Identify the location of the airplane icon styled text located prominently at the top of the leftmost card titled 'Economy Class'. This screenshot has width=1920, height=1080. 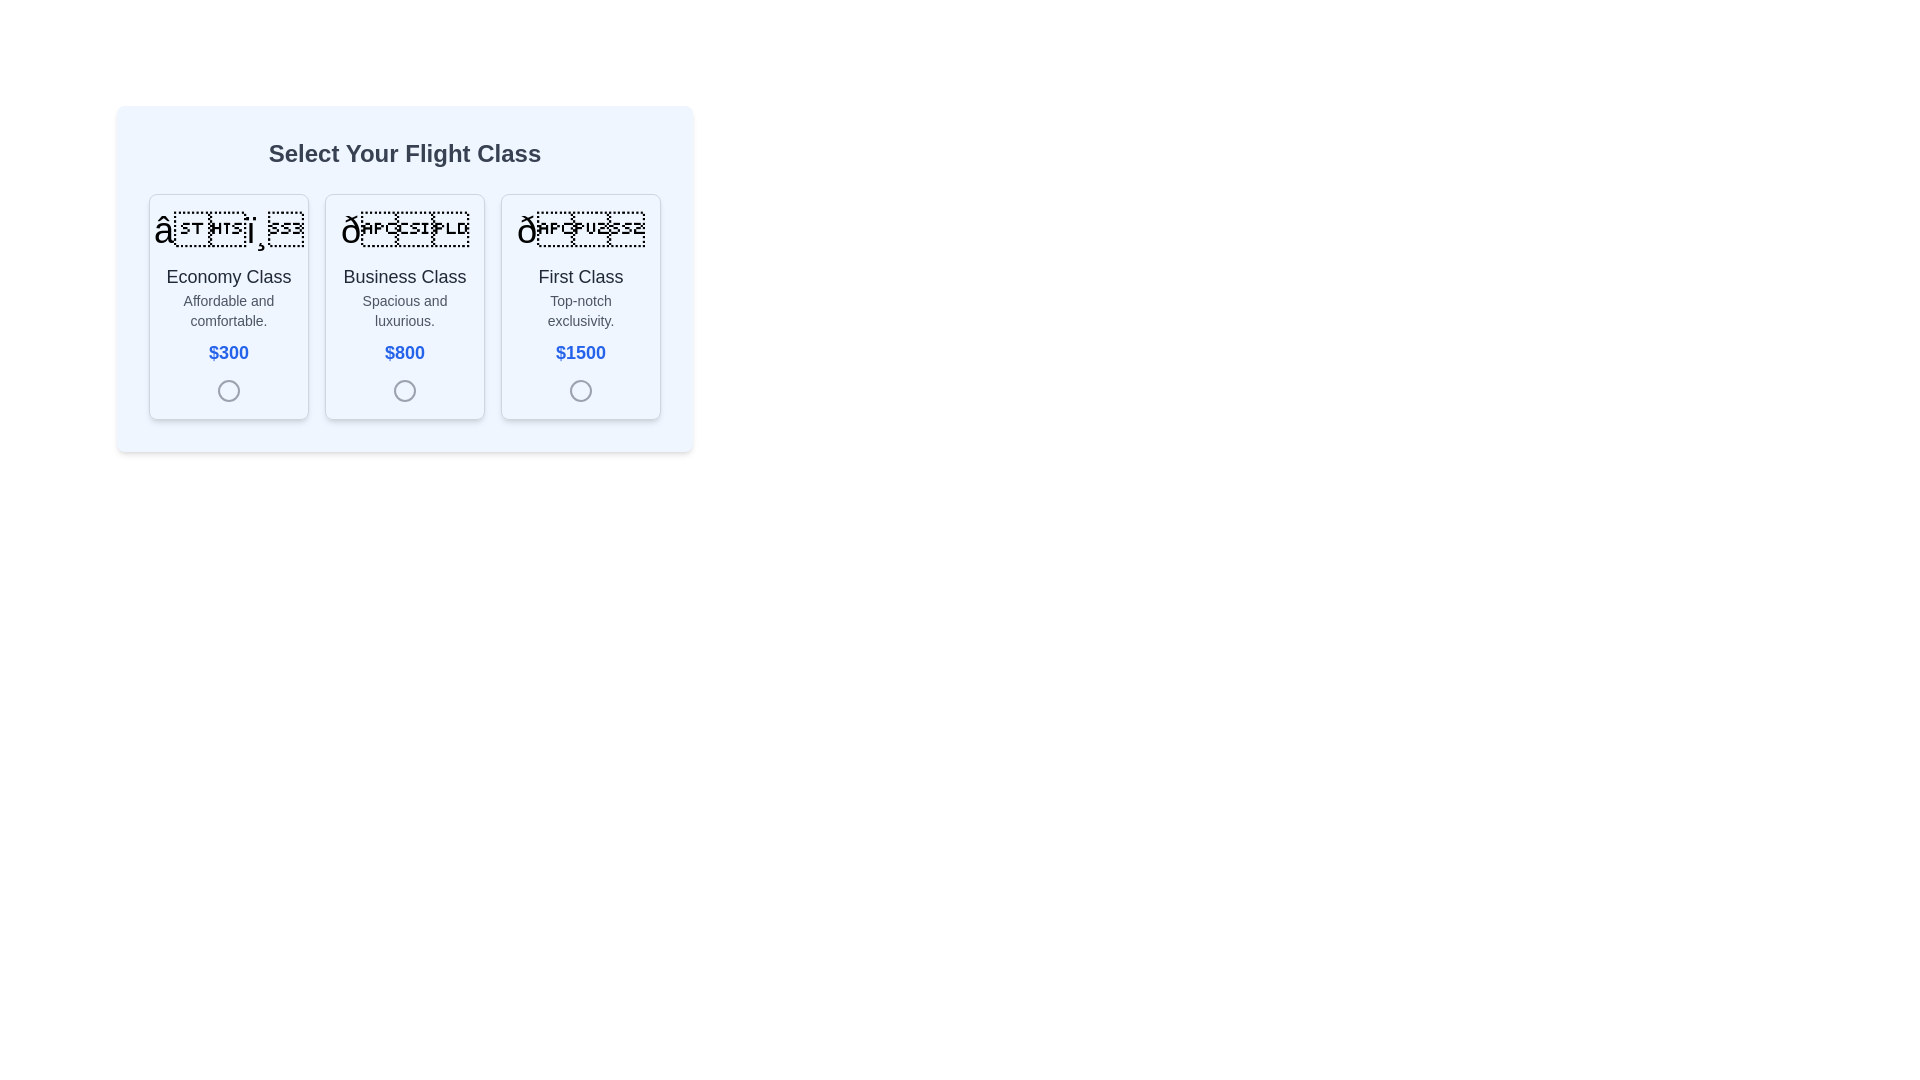
(229, 230).